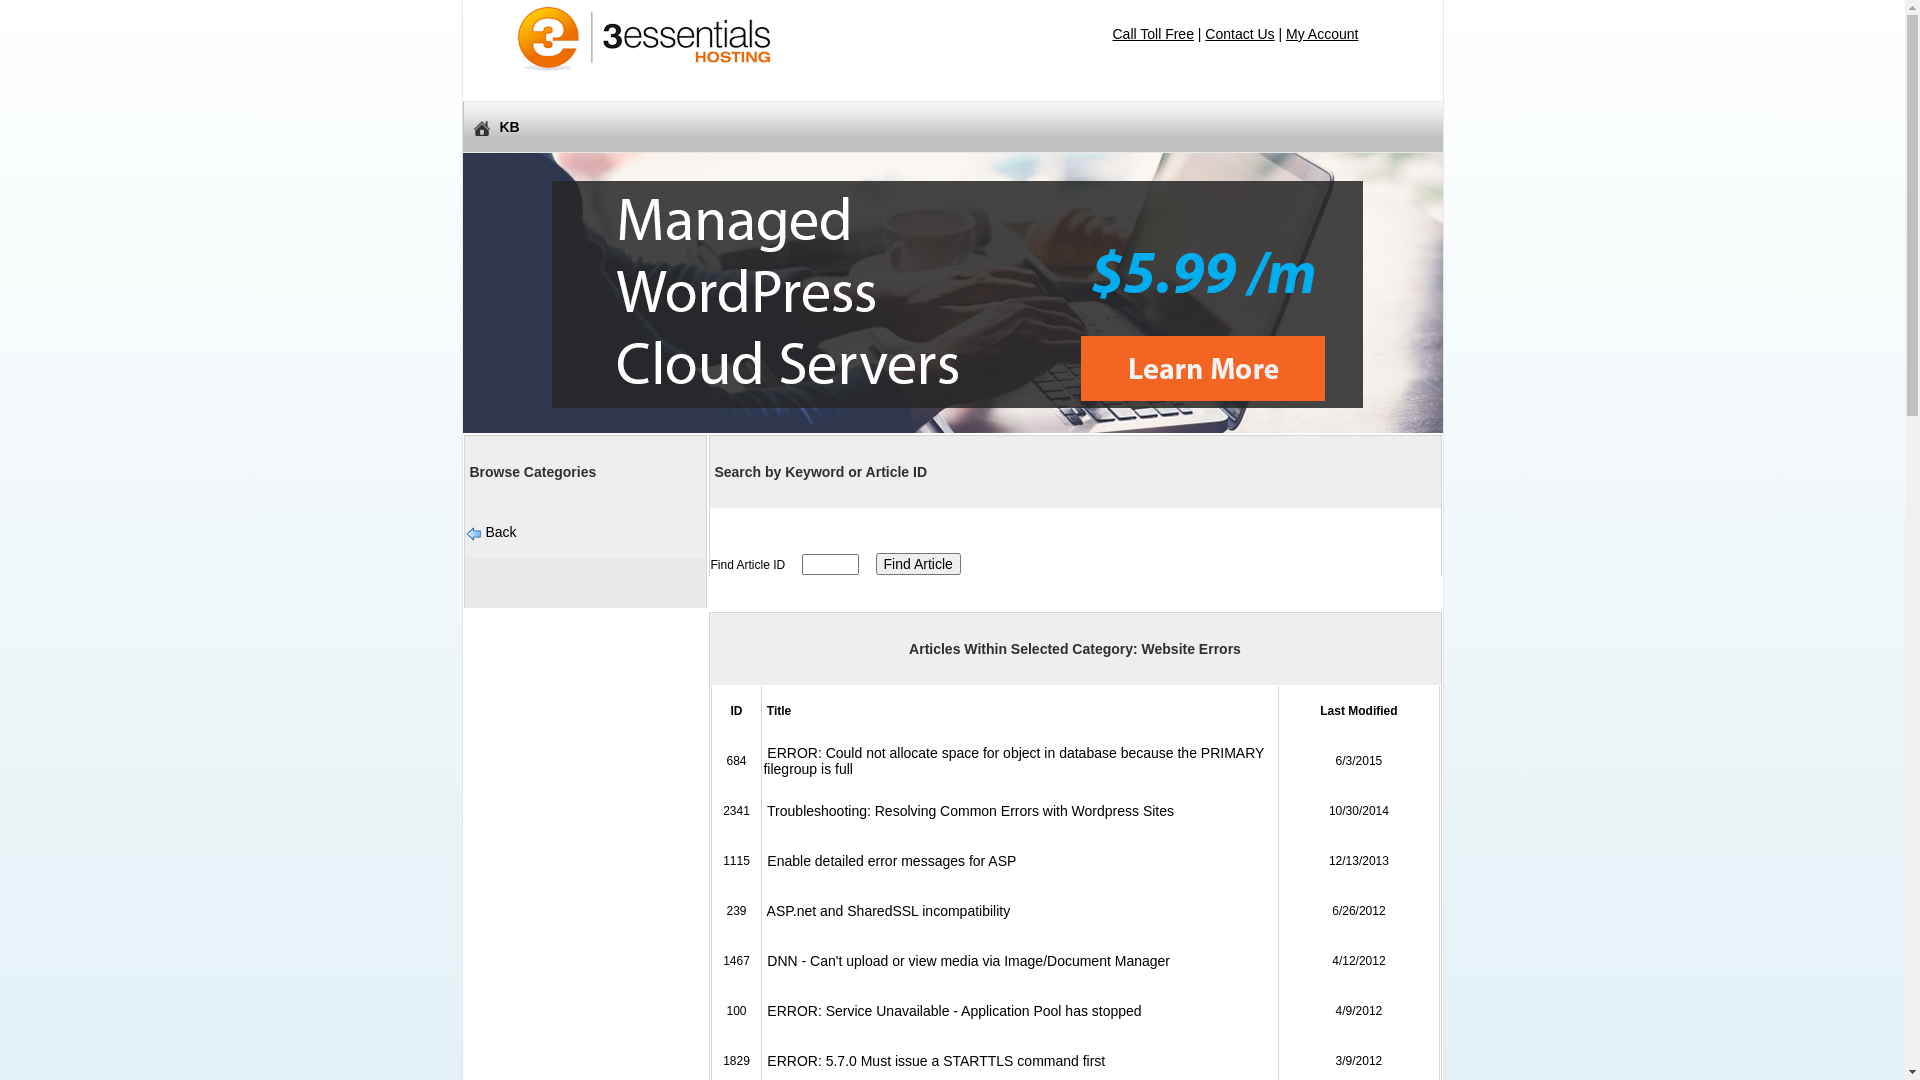  Describe the element at coordinates (1152, 34) in the screenshot. I see `'Call Toll Free'` at that location.